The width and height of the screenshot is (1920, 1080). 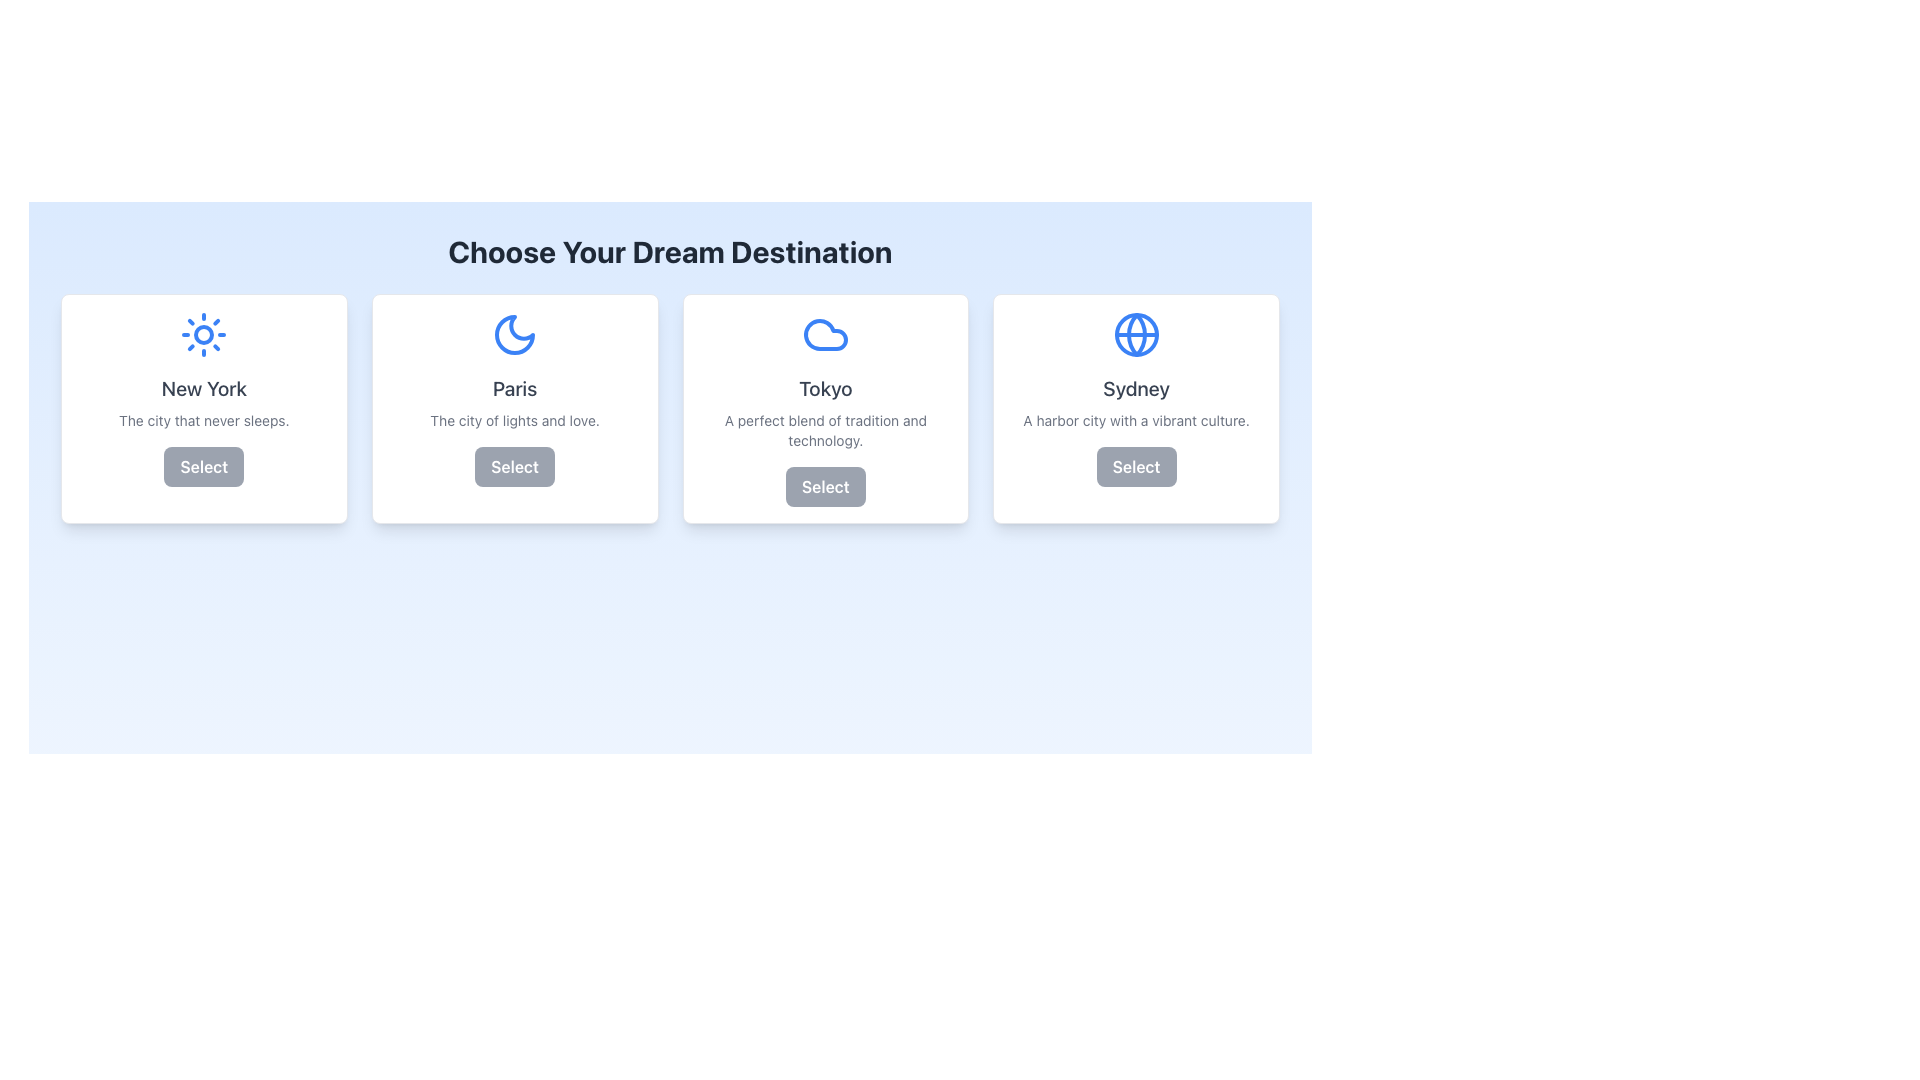 I want to click on static text content located within the 'Tokyo' card, which provides a summary blending tradition with technology, positioned below the title 'Tokyo' and above the 'Select' button, so click(x=825, y=430).